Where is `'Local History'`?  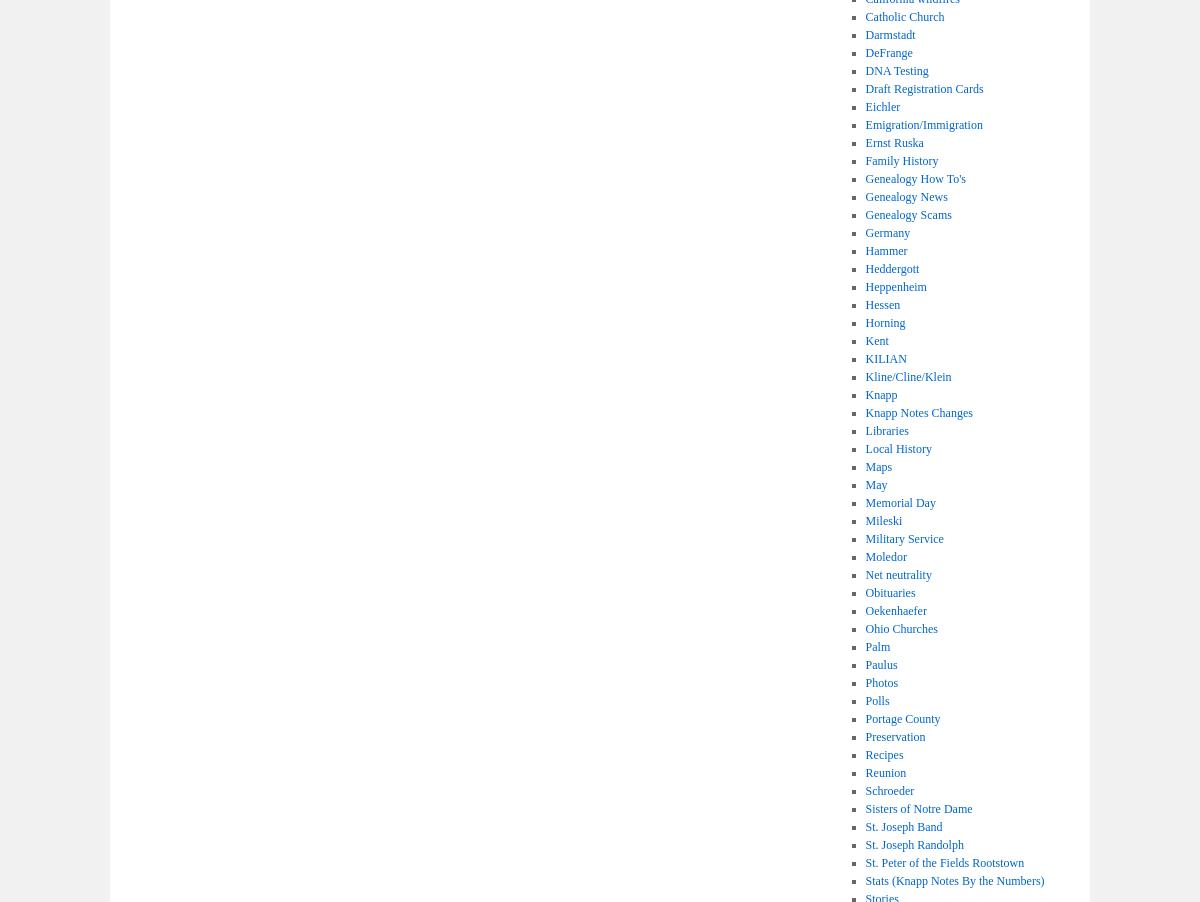
'Local History' is located at coordinates (896, 449).